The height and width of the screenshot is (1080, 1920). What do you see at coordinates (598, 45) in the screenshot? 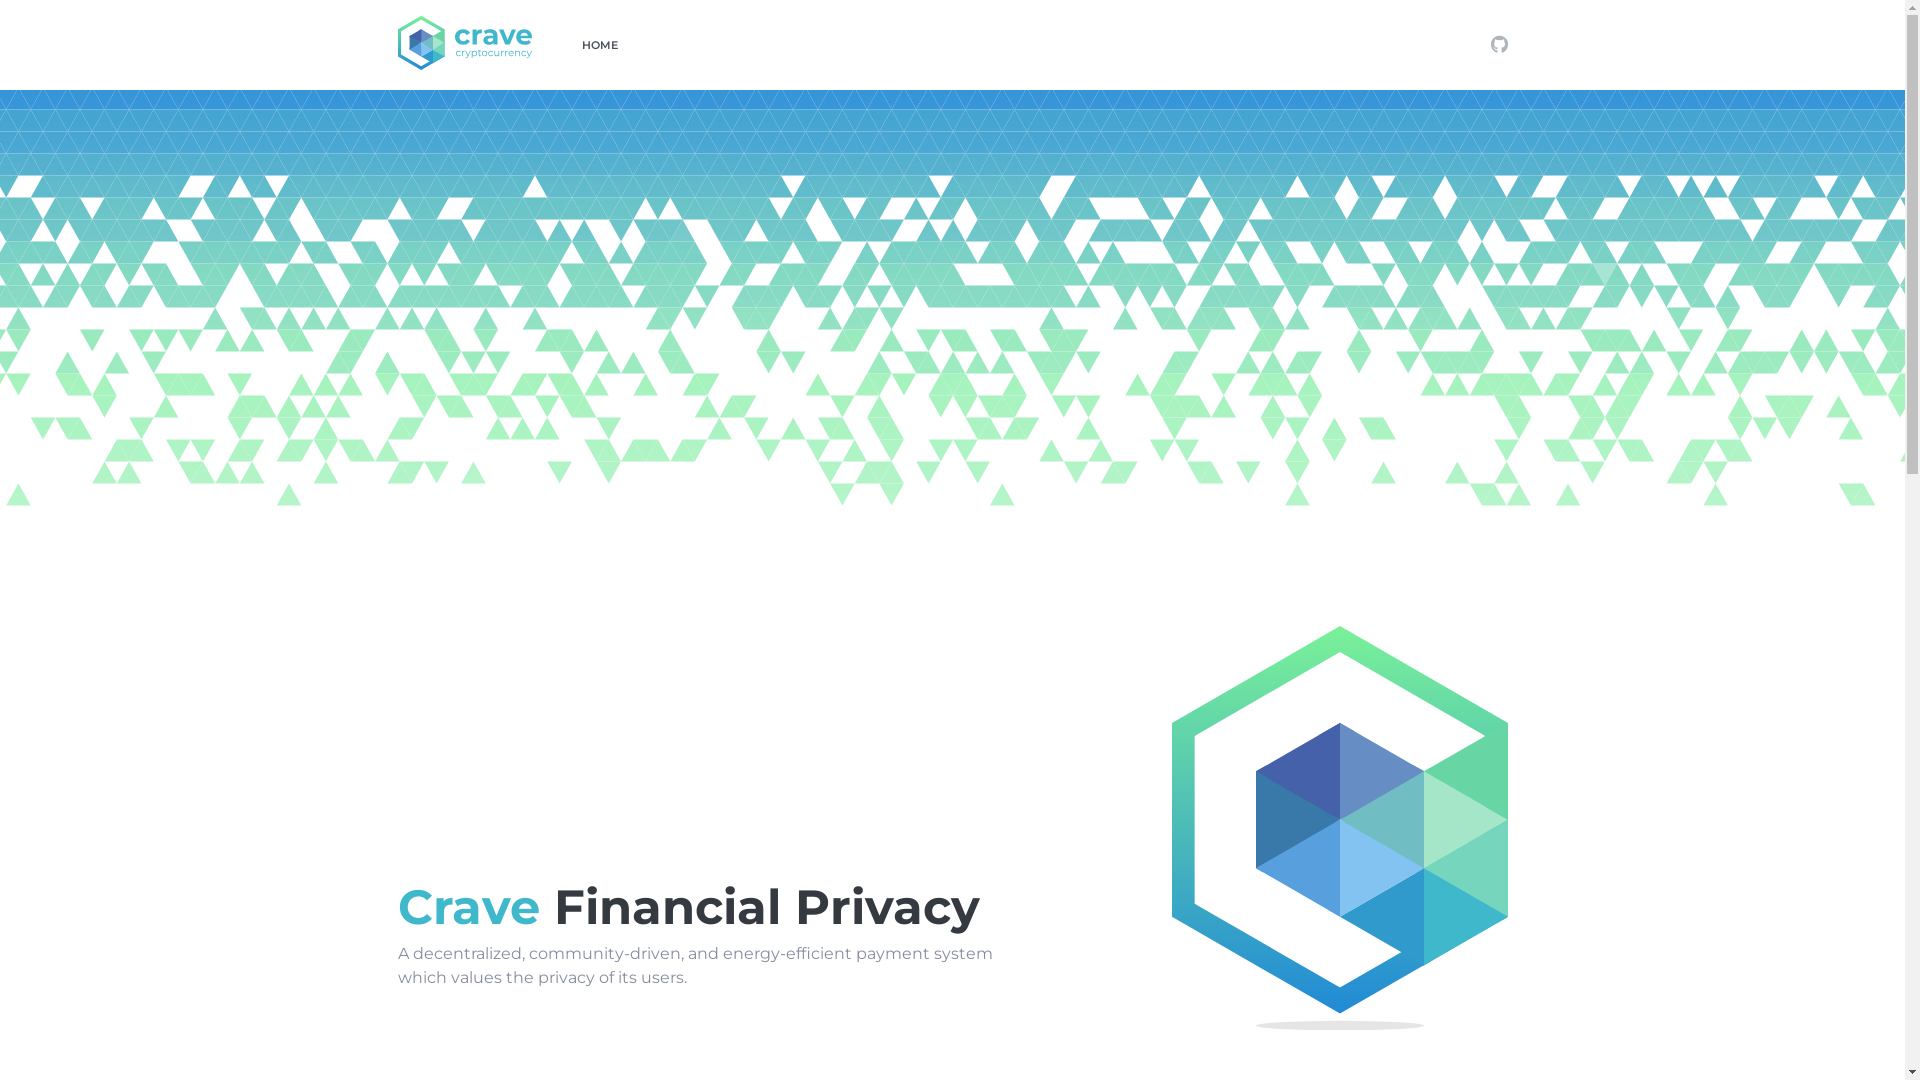
I see `'HOME'` at bounding box center [598, 45].